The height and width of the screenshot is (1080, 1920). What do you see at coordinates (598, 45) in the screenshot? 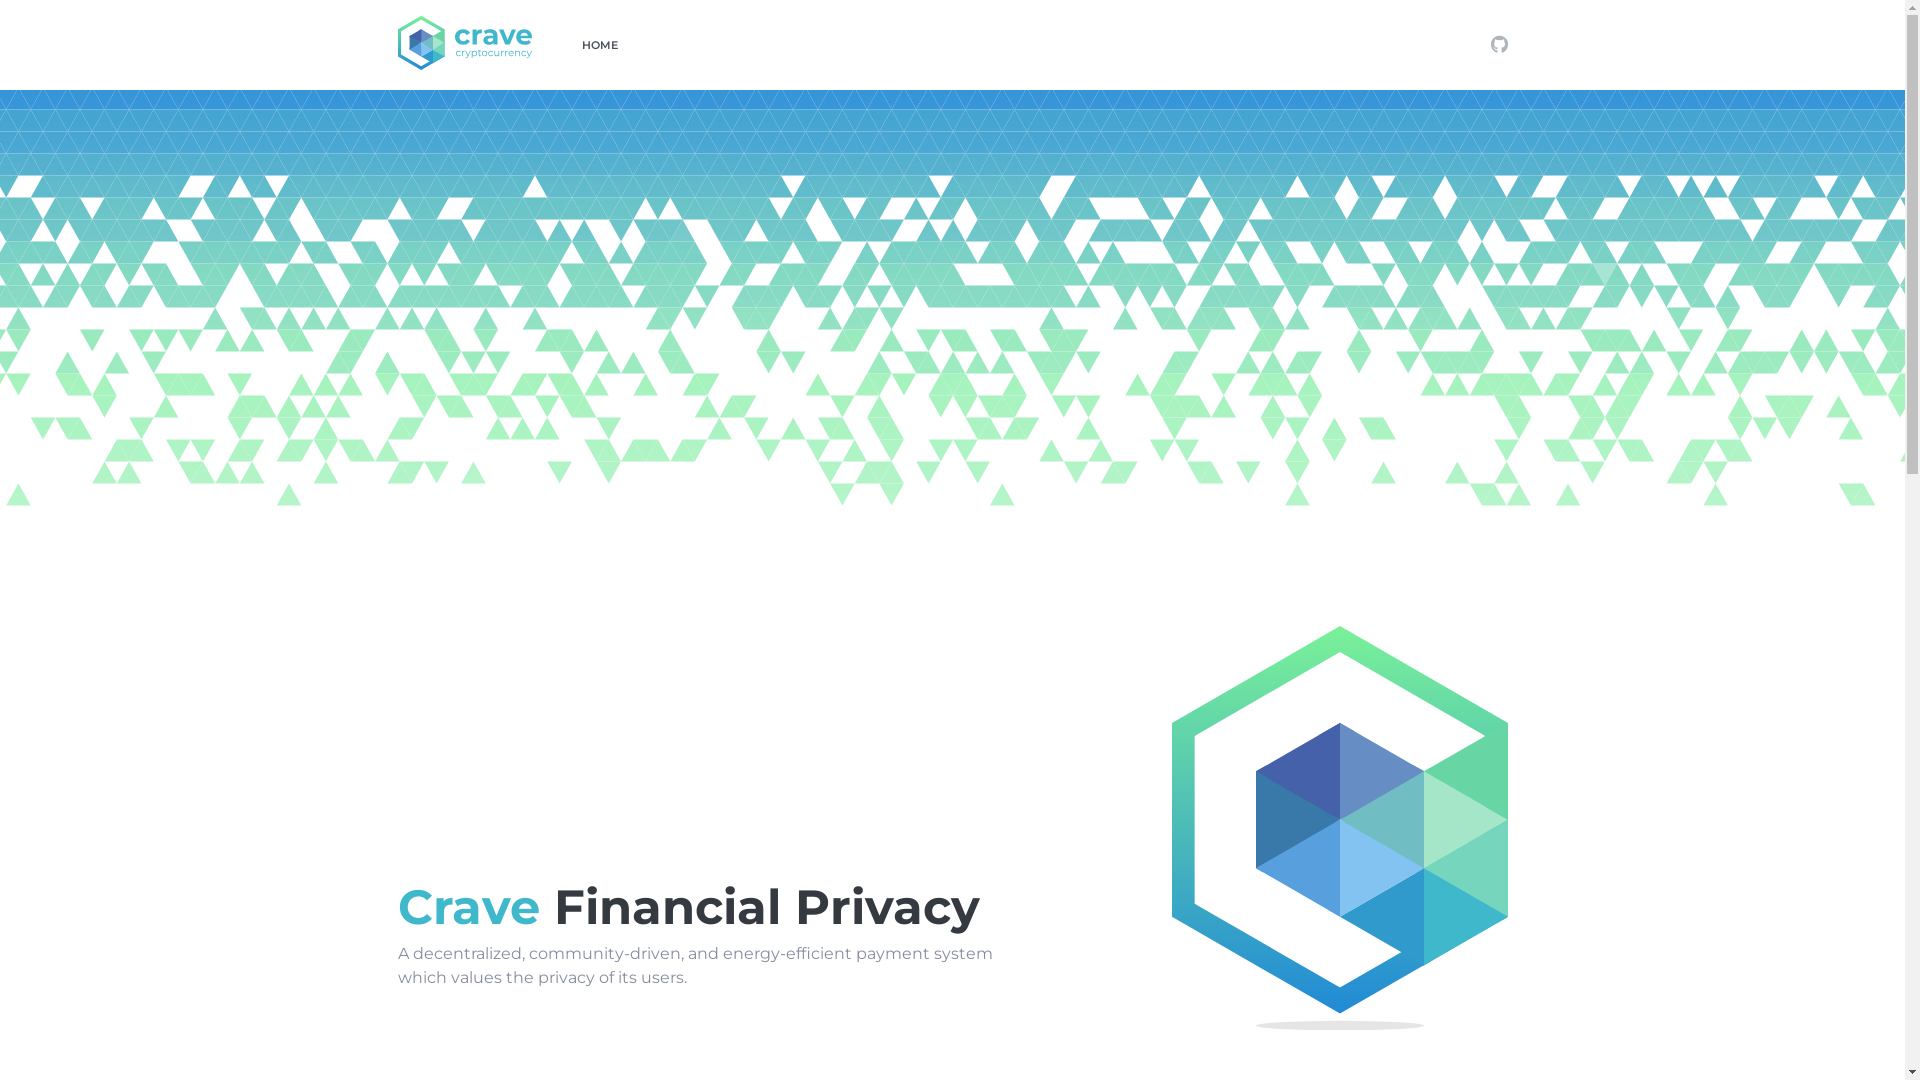
I see `'HOME'` at bounding box center [598, 45].